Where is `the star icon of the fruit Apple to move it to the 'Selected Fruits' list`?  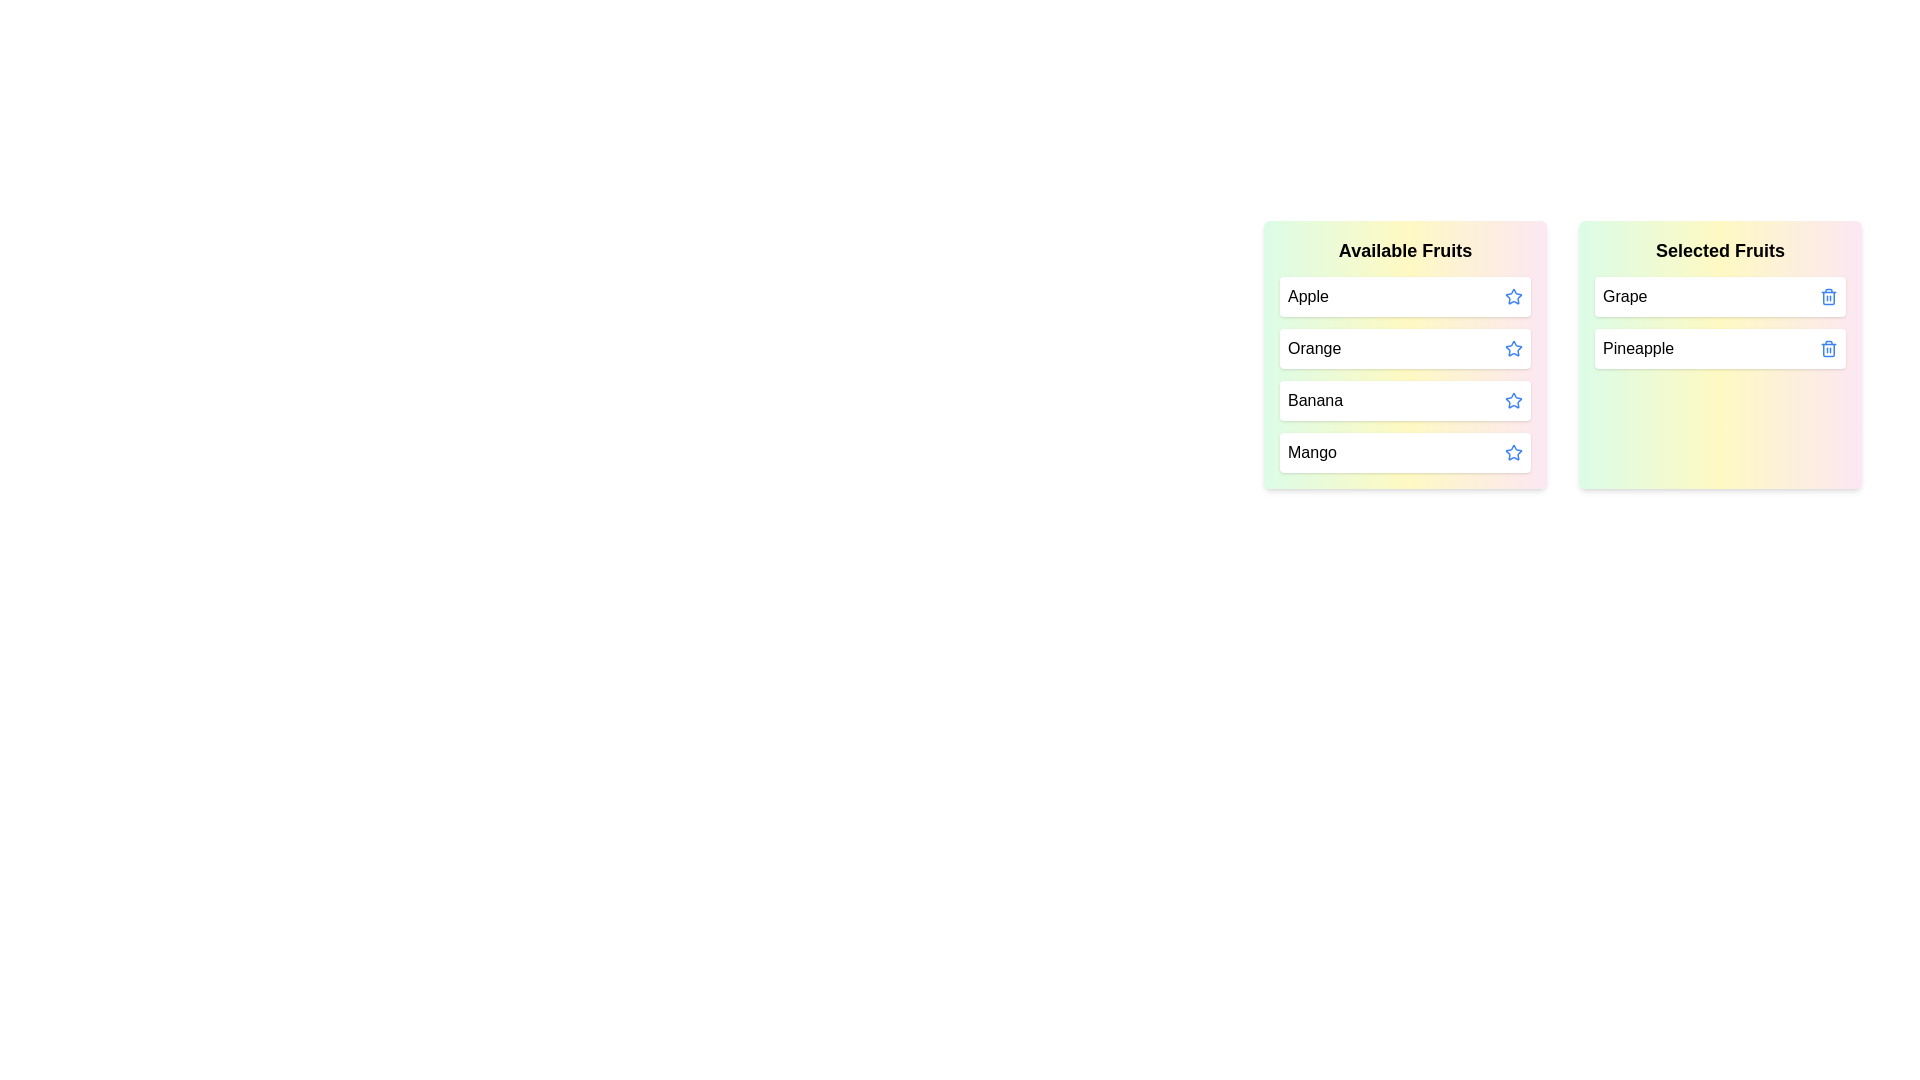
the star icon of the fruit Apple to move it to the 'Selected Fruits' list is located at coordinates (1513, 297).